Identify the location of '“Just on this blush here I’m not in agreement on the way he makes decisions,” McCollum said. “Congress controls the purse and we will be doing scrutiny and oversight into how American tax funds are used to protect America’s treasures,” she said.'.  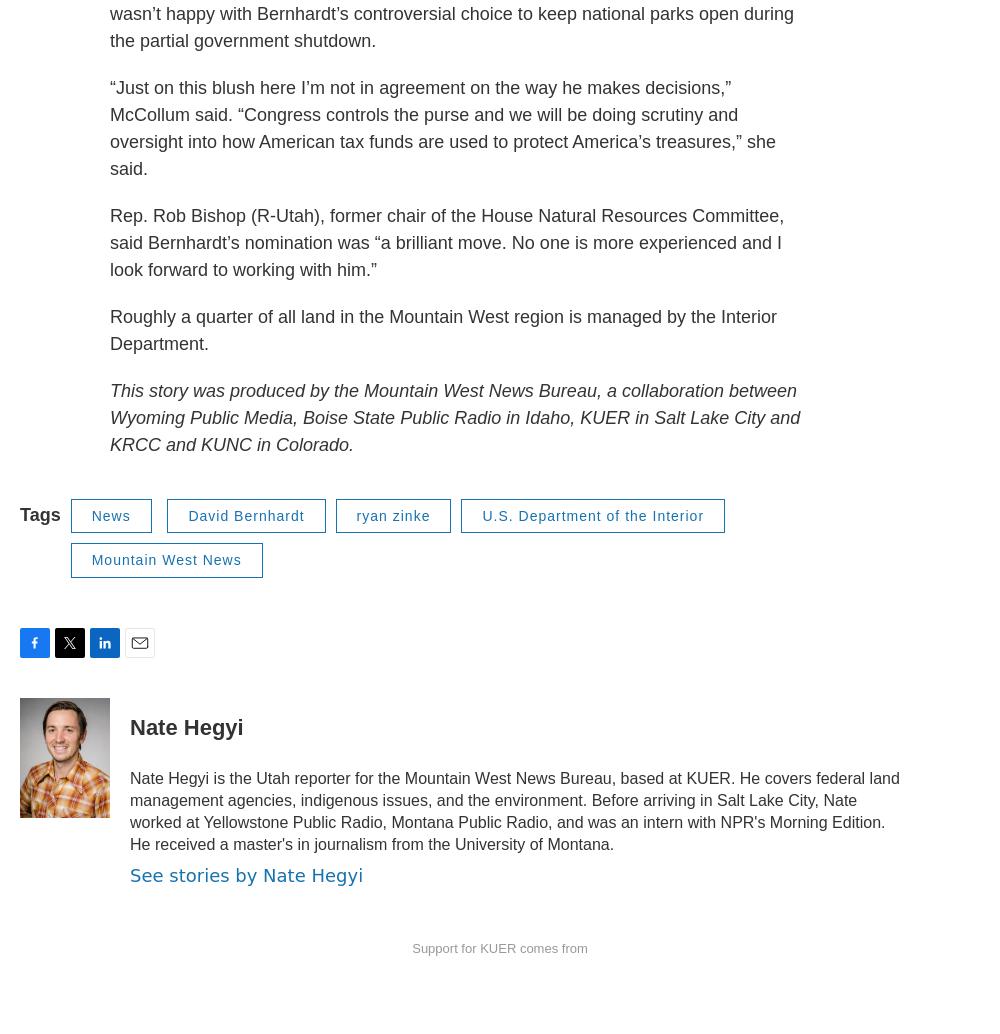
(442, 127).